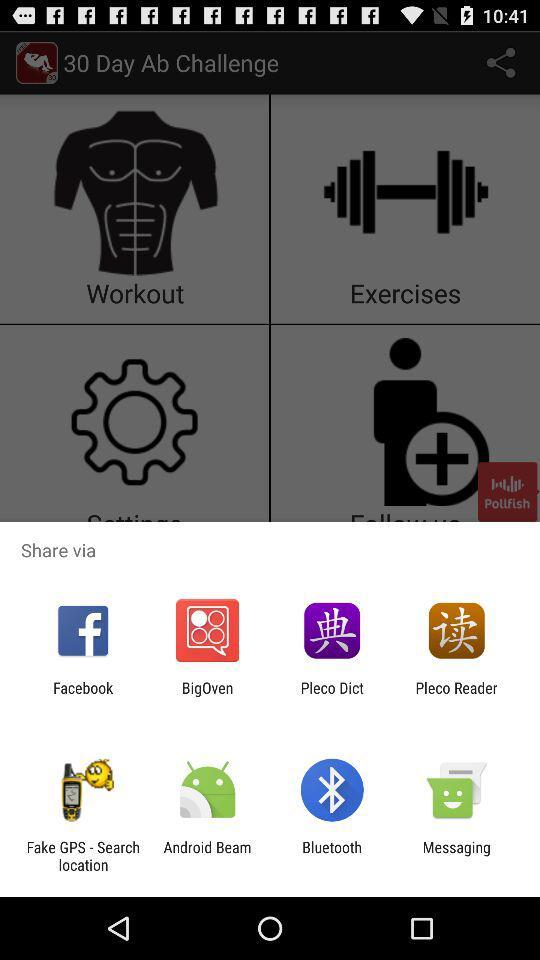 This screenshot has width=540, height=960. I want to click on the item to the left of the messaging icon, so click(332, 855).